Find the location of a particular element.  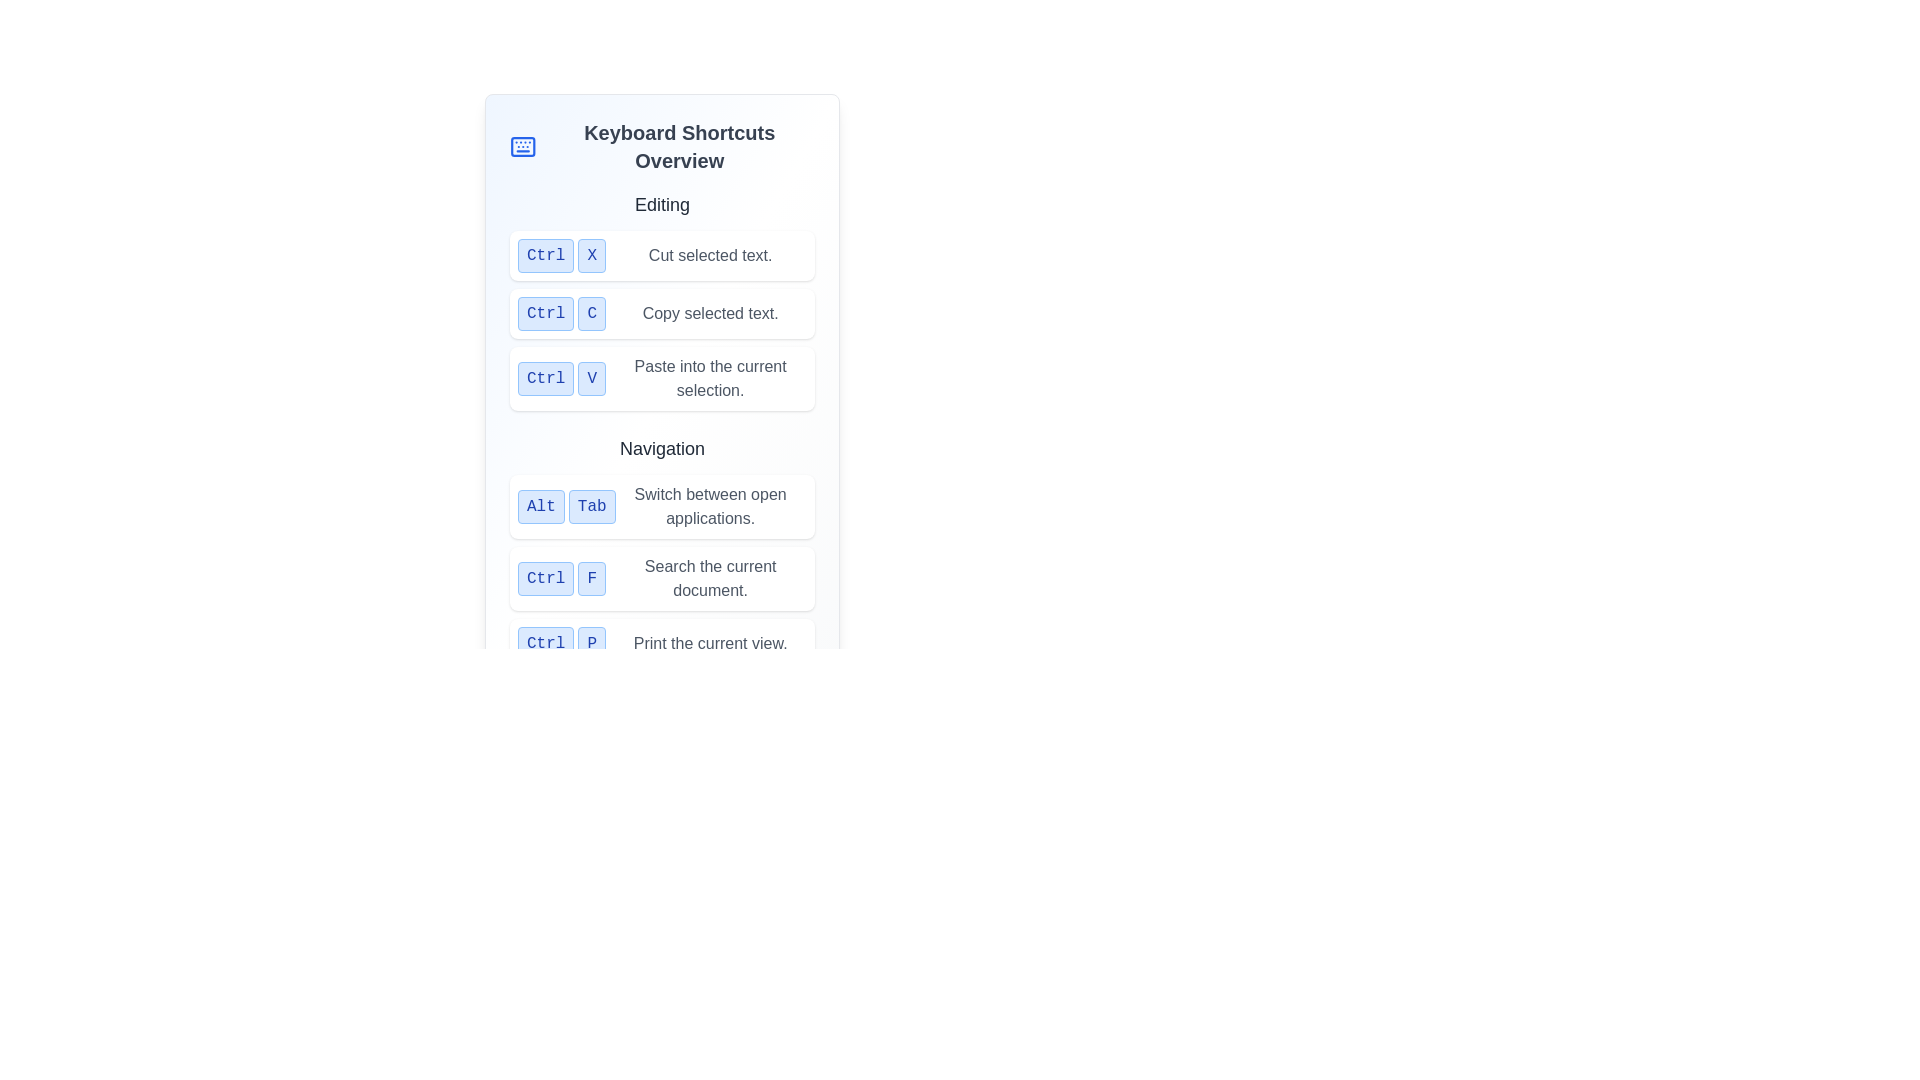

the text label displaying 'Cut selected text.' which is aligned with the shortcut keys 'Ctrl+X' in the Editing section is located at coordinates (710, 254).